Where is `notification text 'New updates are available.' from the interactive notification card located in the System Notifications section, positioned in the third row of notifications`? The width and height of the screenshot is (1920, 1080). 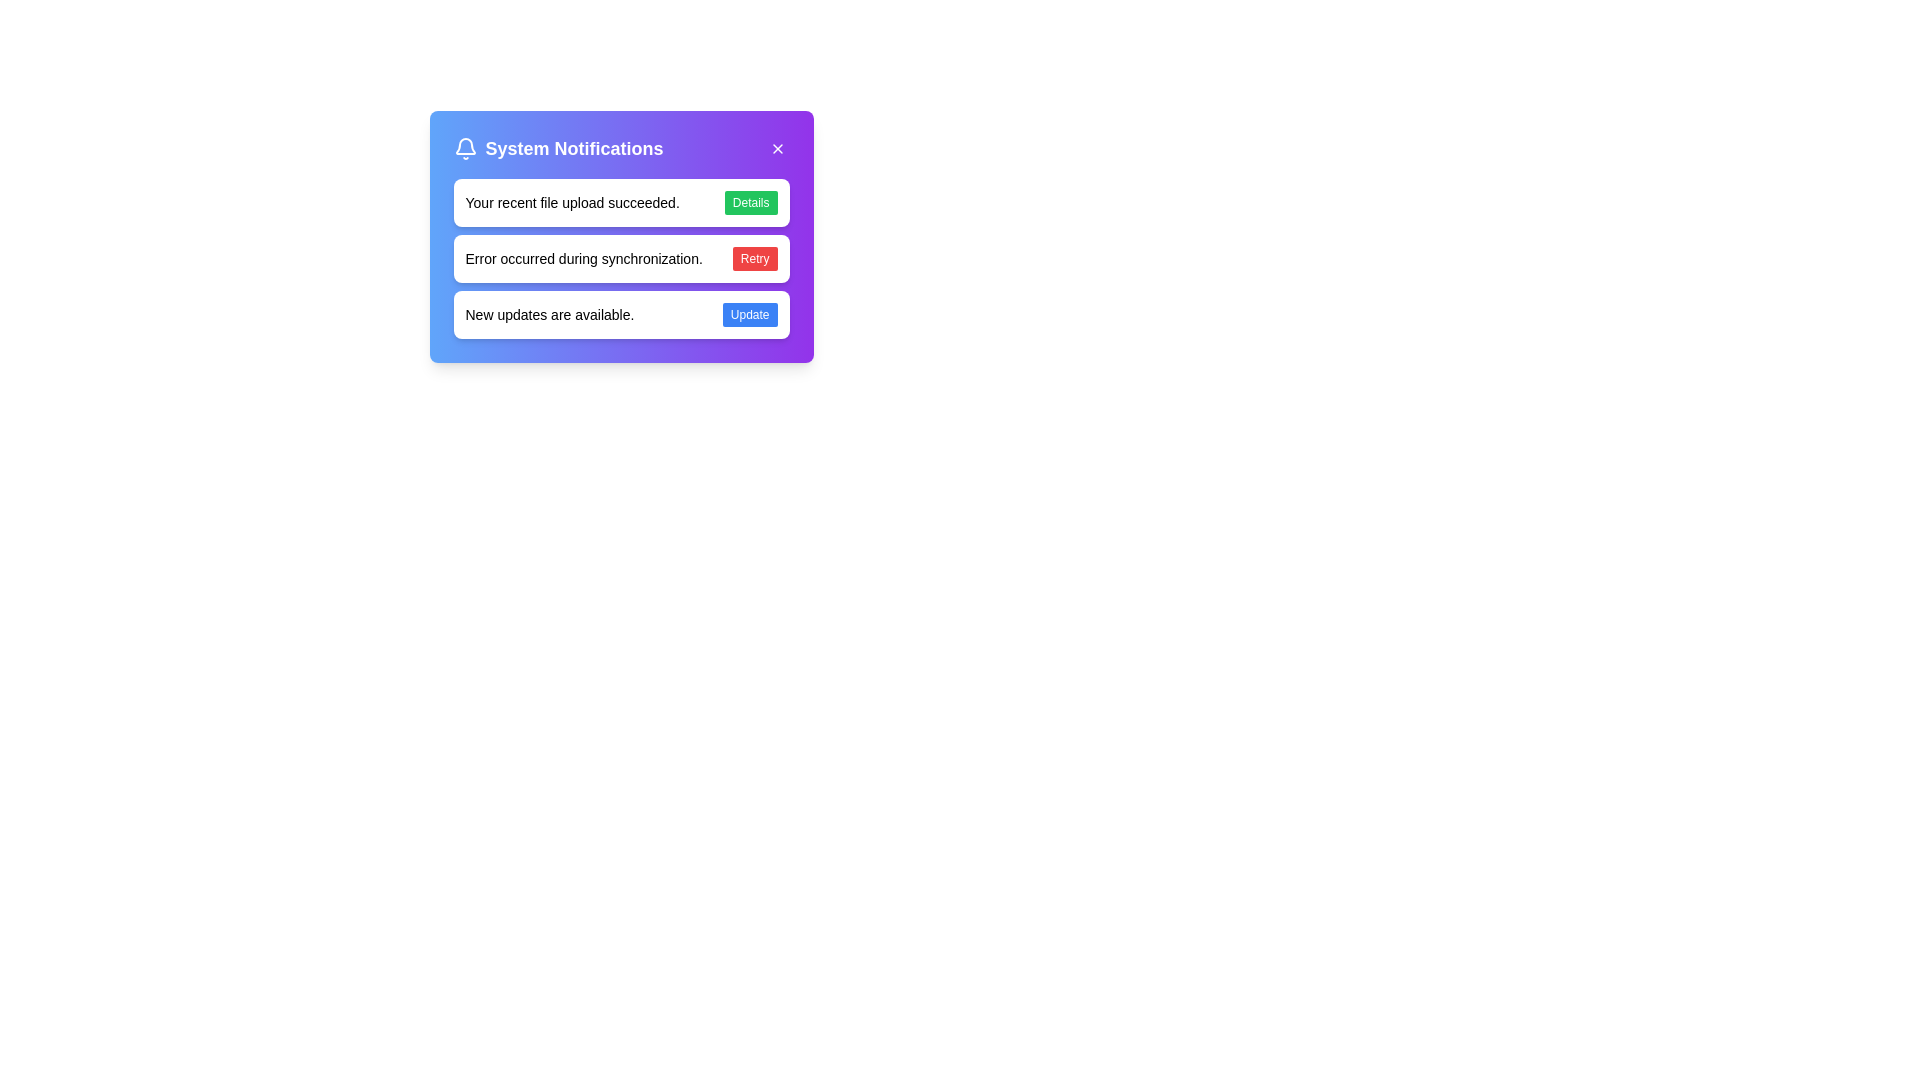 notification text 'New updates are available.' from the interactive notification card located in the System Notifications section, positioned in the third row of notifications is located at coordinates (620, 315).